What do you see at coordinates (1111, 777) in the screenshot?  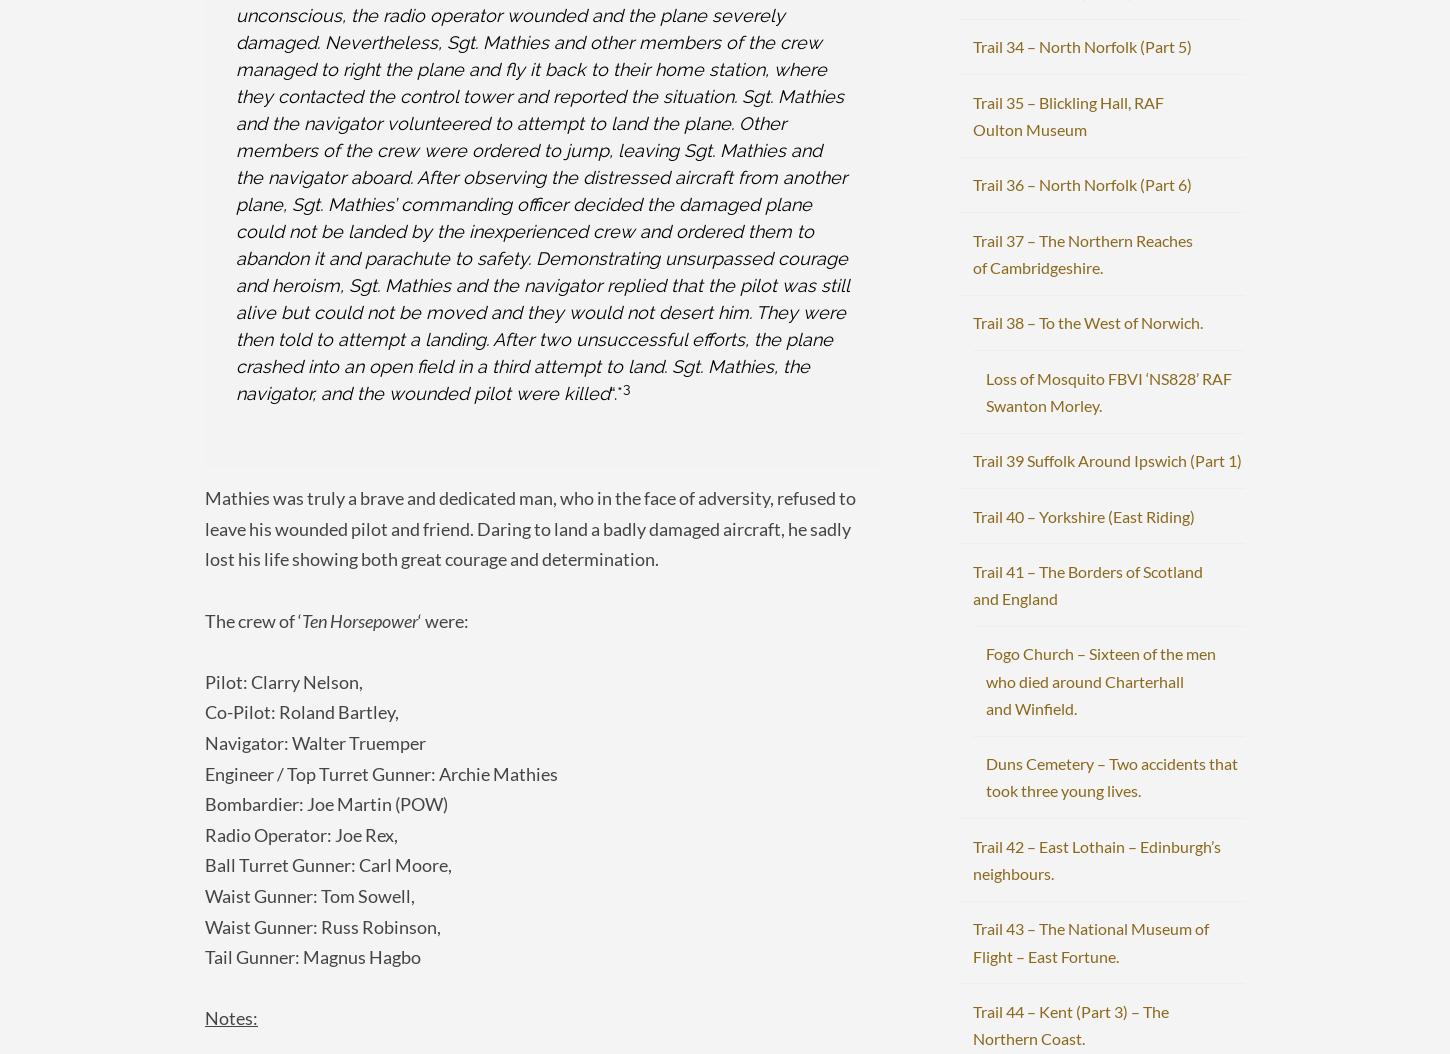 I see `'Duns Cemetery – Two accidents that took three young lives.'` at bounding box center [1111, 777].